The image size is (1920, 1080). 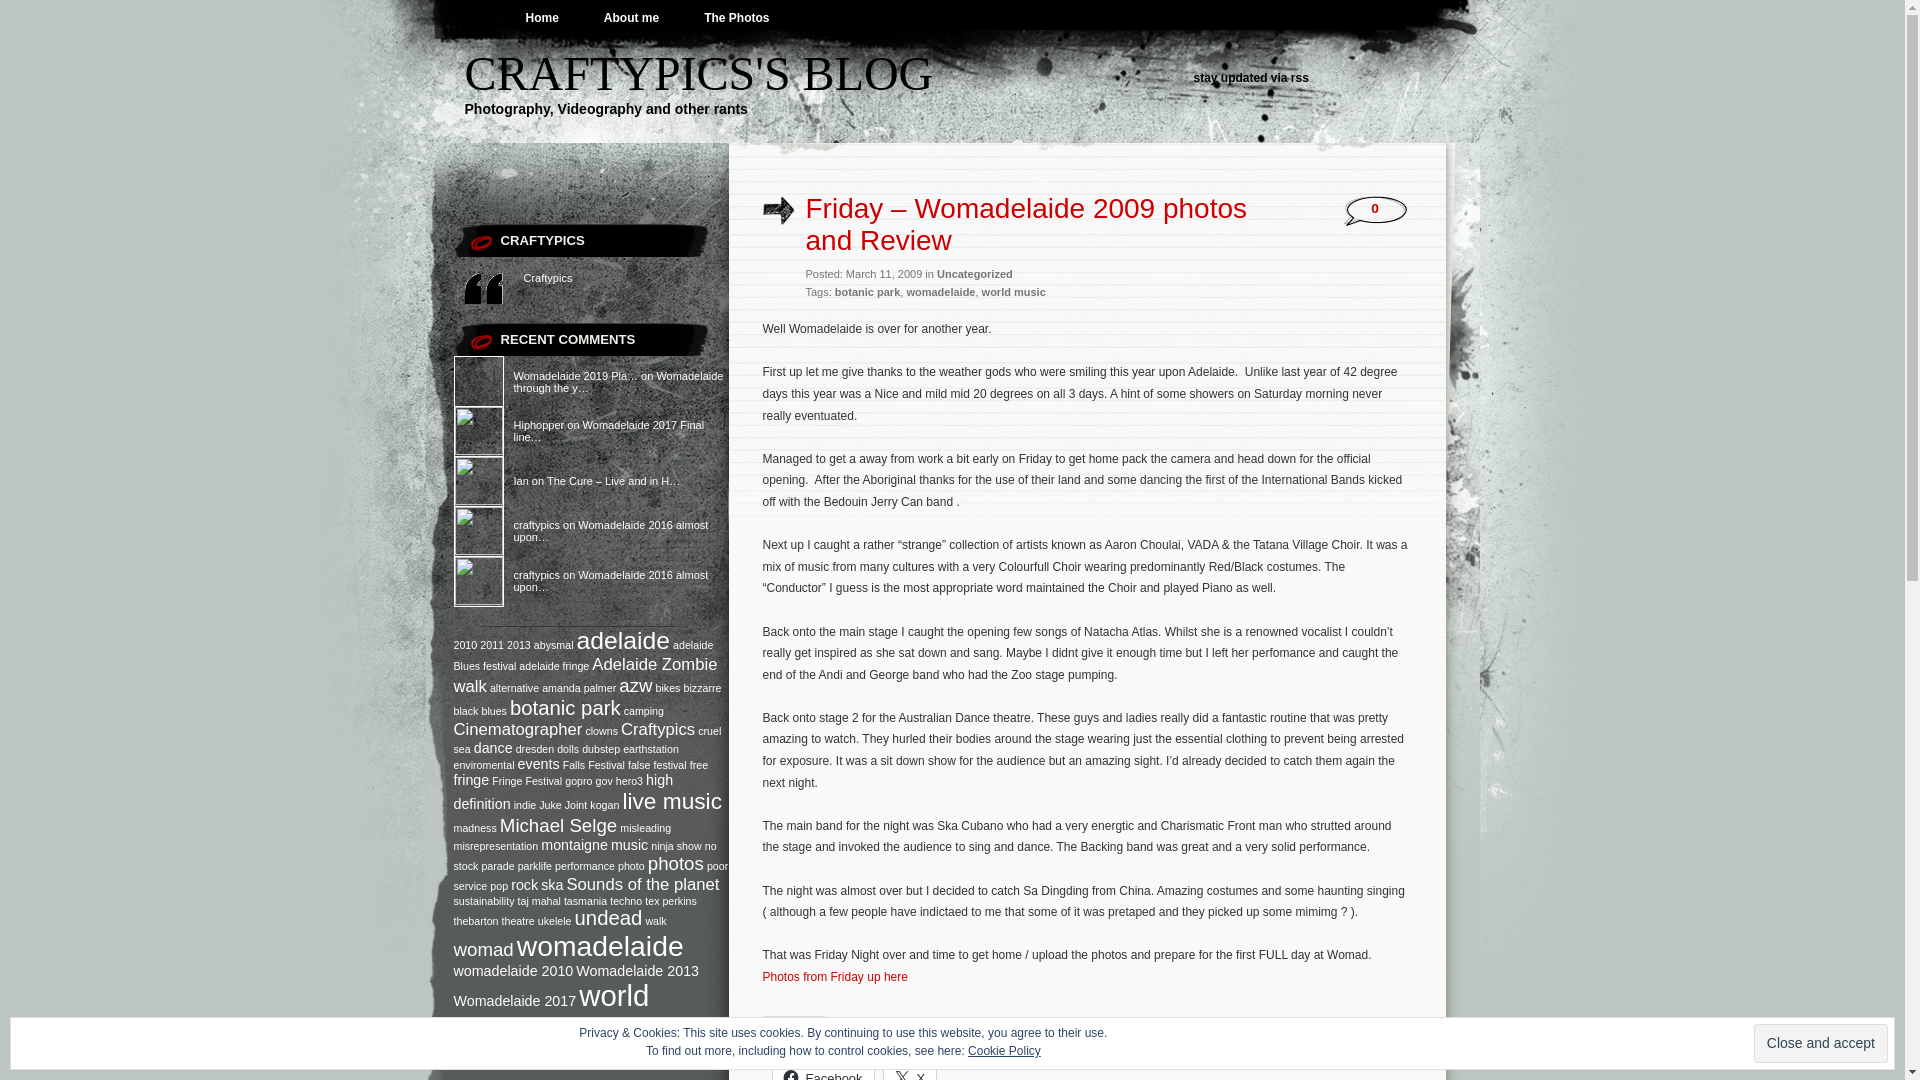 What do you see at coordinates (1250, 76) in the screenshot?
I see `'stay updated via rss'` at bounding box center [1250, 76].